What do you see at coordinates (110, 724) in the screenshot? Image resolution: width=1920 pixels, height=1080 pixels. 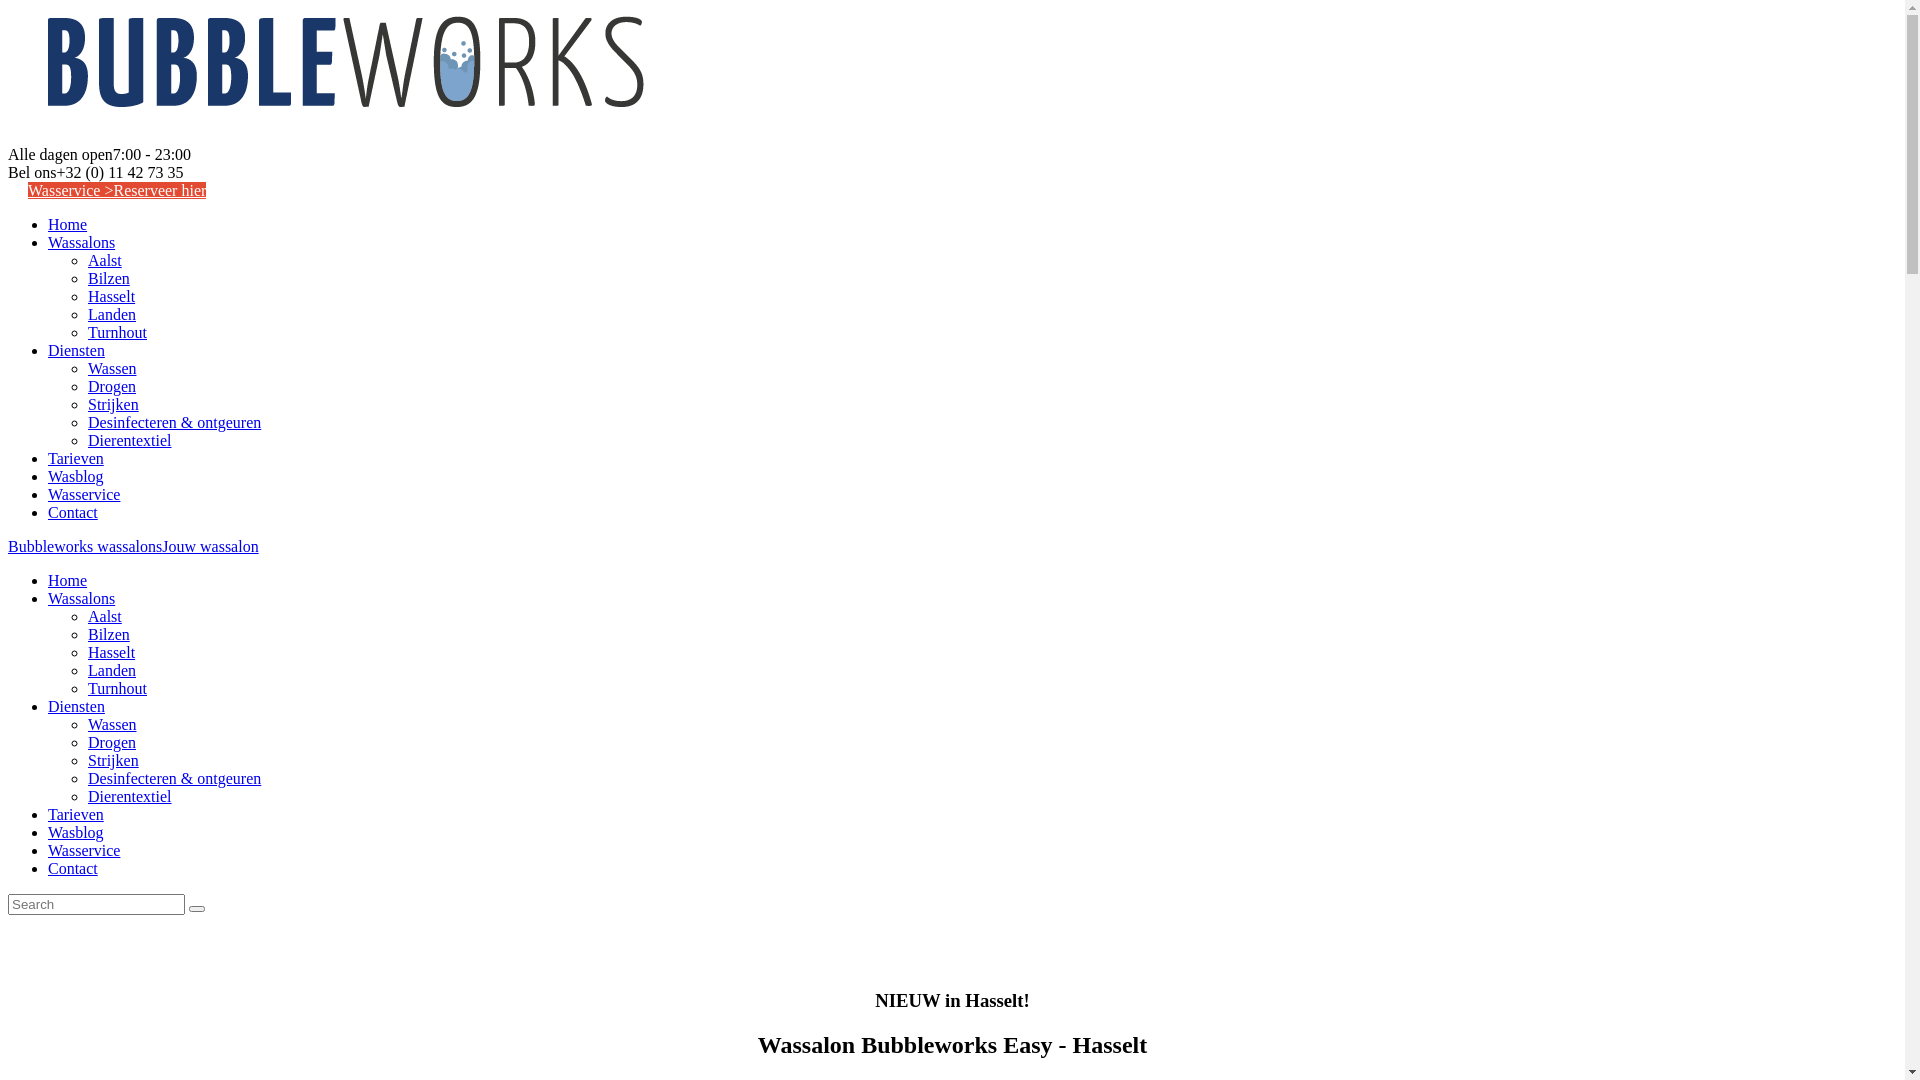 I see `'Wassen'` at bounding box center [110, 724].